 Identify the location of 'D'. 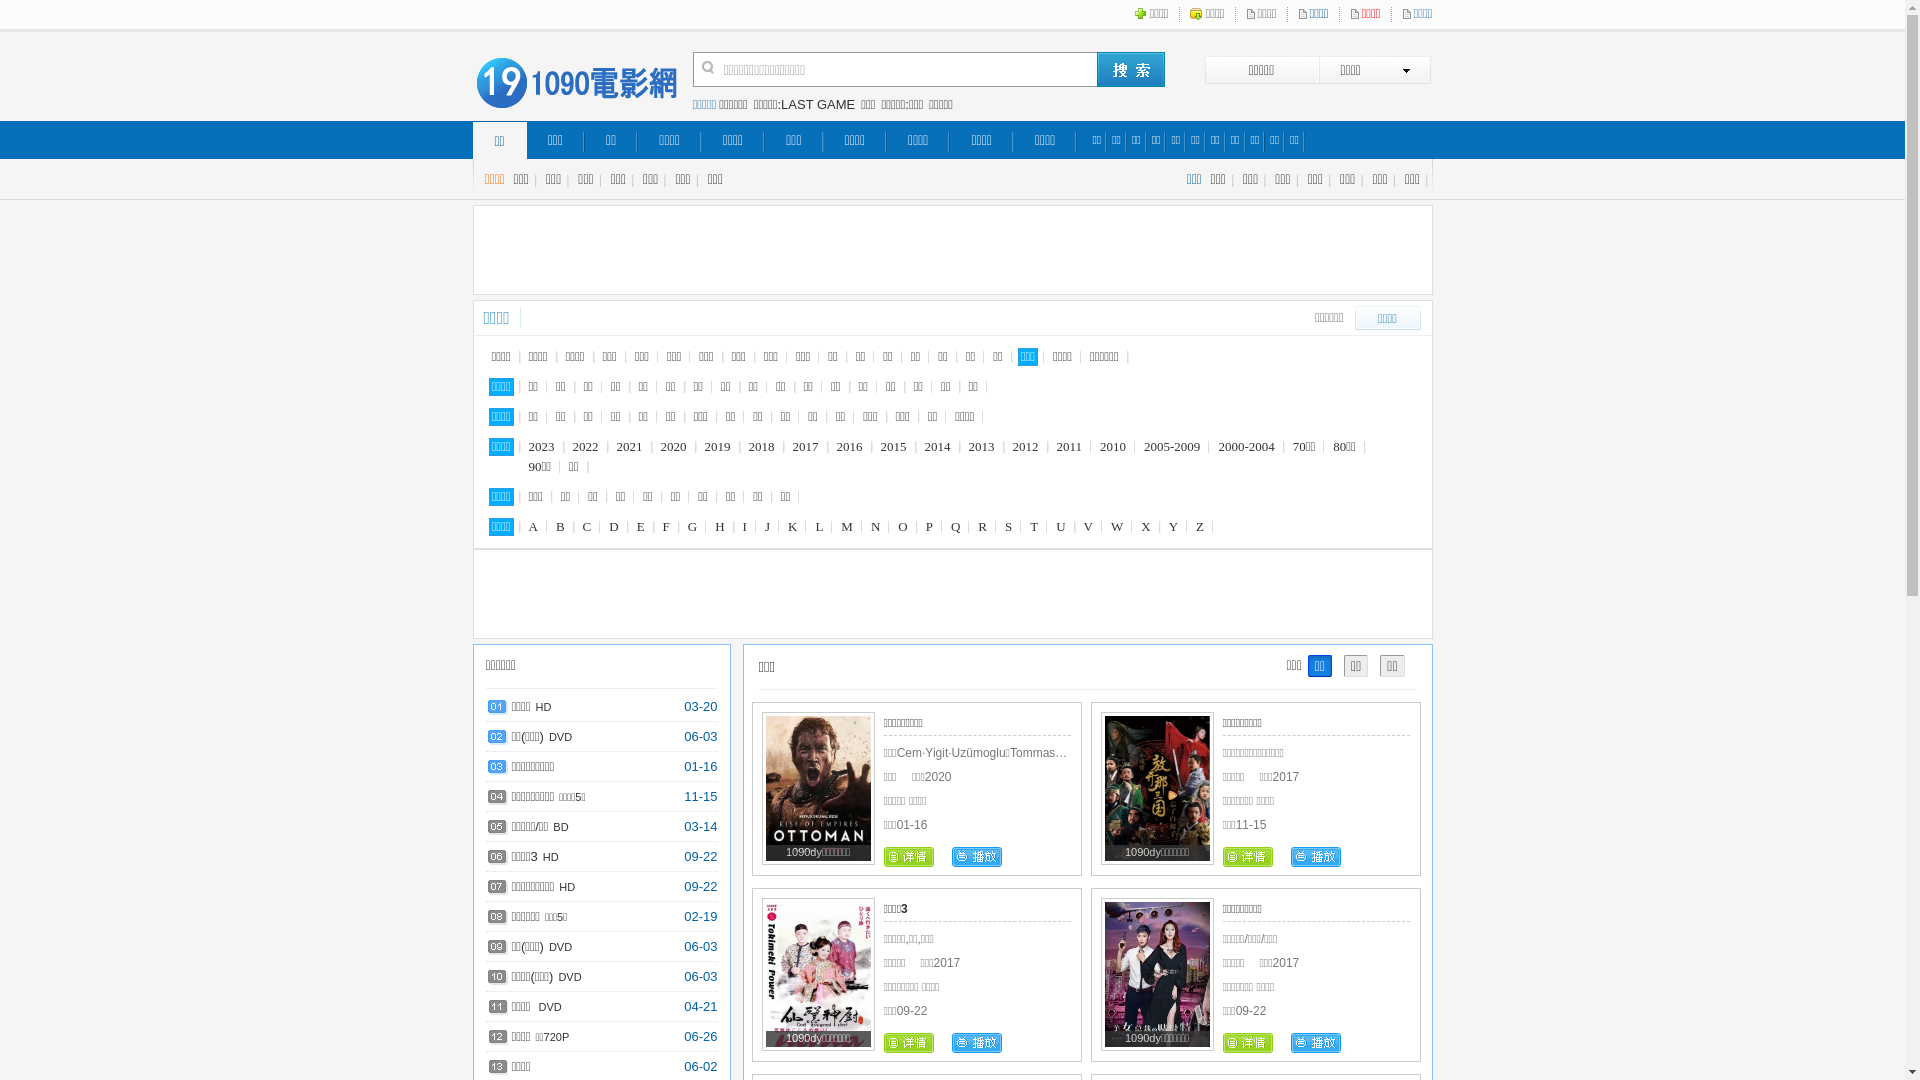
(612, 526).